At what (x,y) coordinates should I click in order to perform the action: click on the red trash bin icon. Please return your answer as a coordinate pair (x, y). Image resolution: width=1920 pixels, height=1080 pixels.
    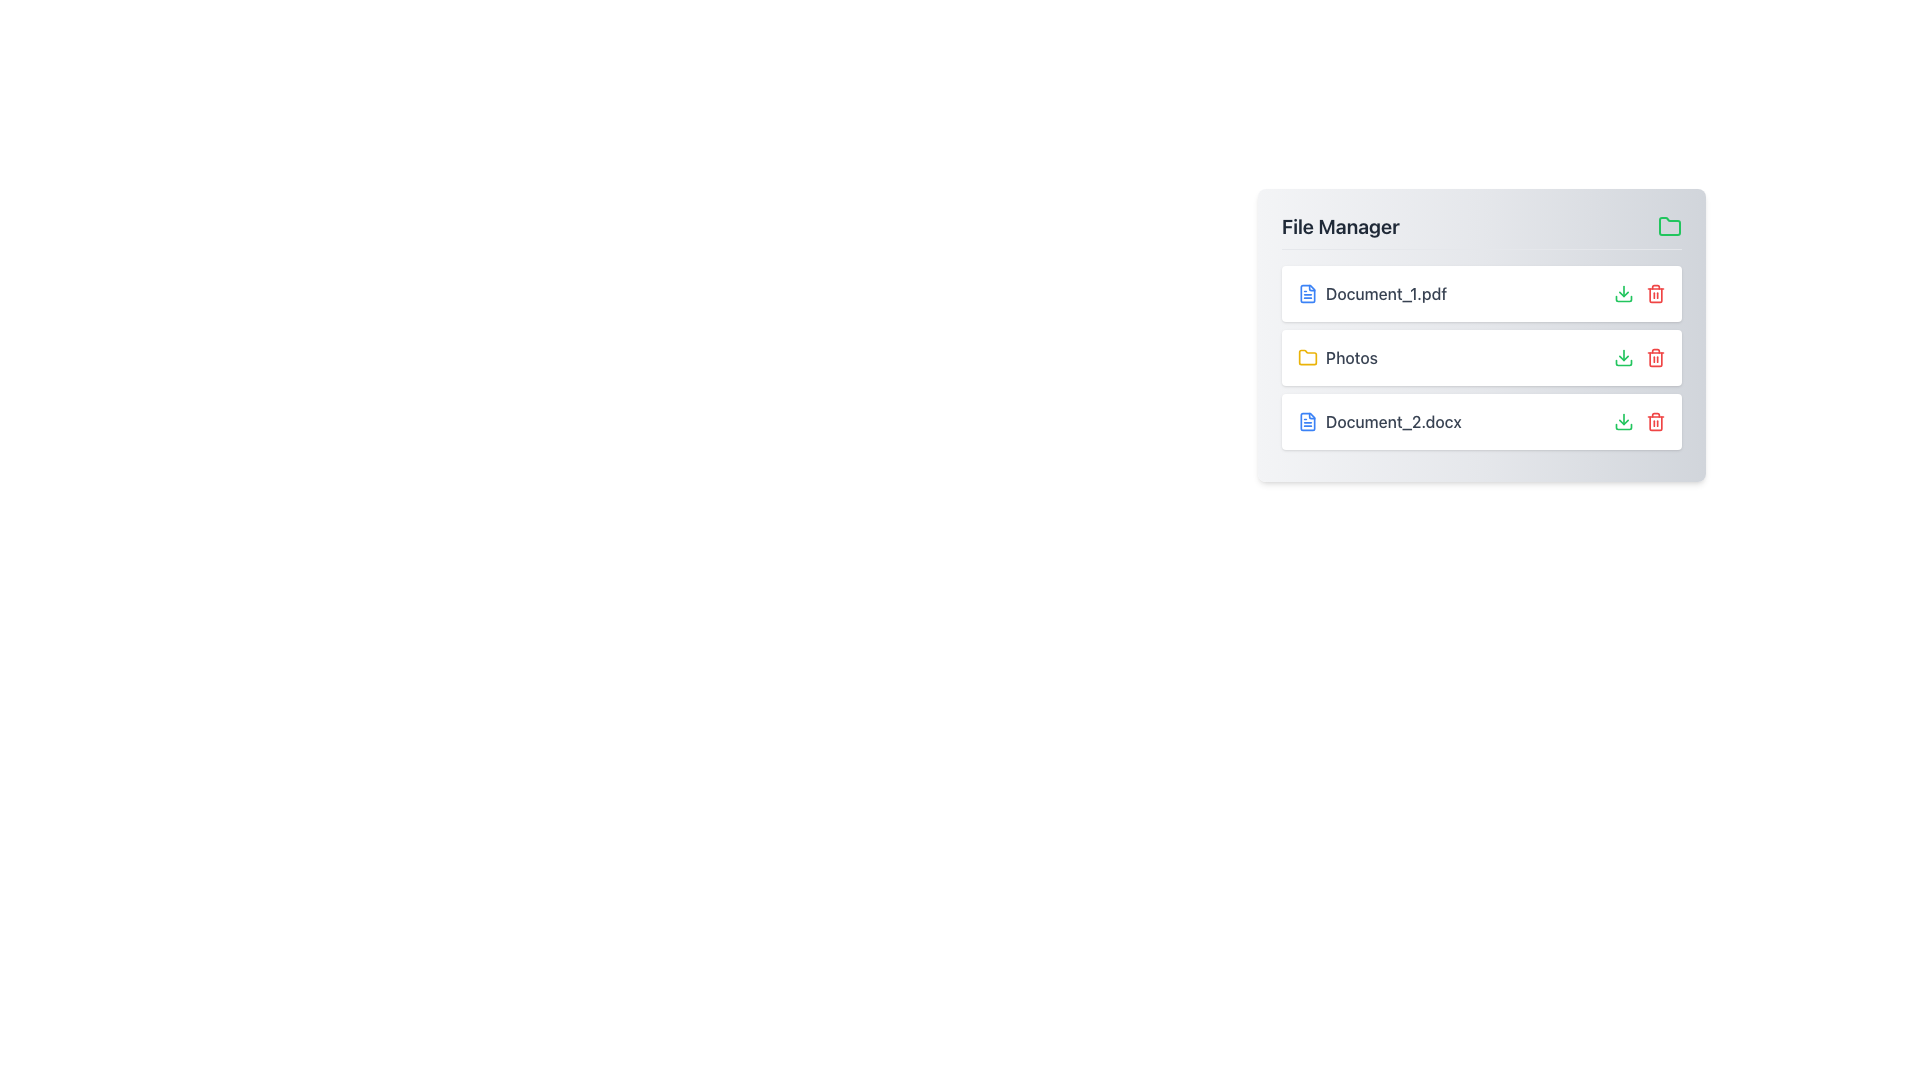
    Looking at the image, I should click on (1656, 357).